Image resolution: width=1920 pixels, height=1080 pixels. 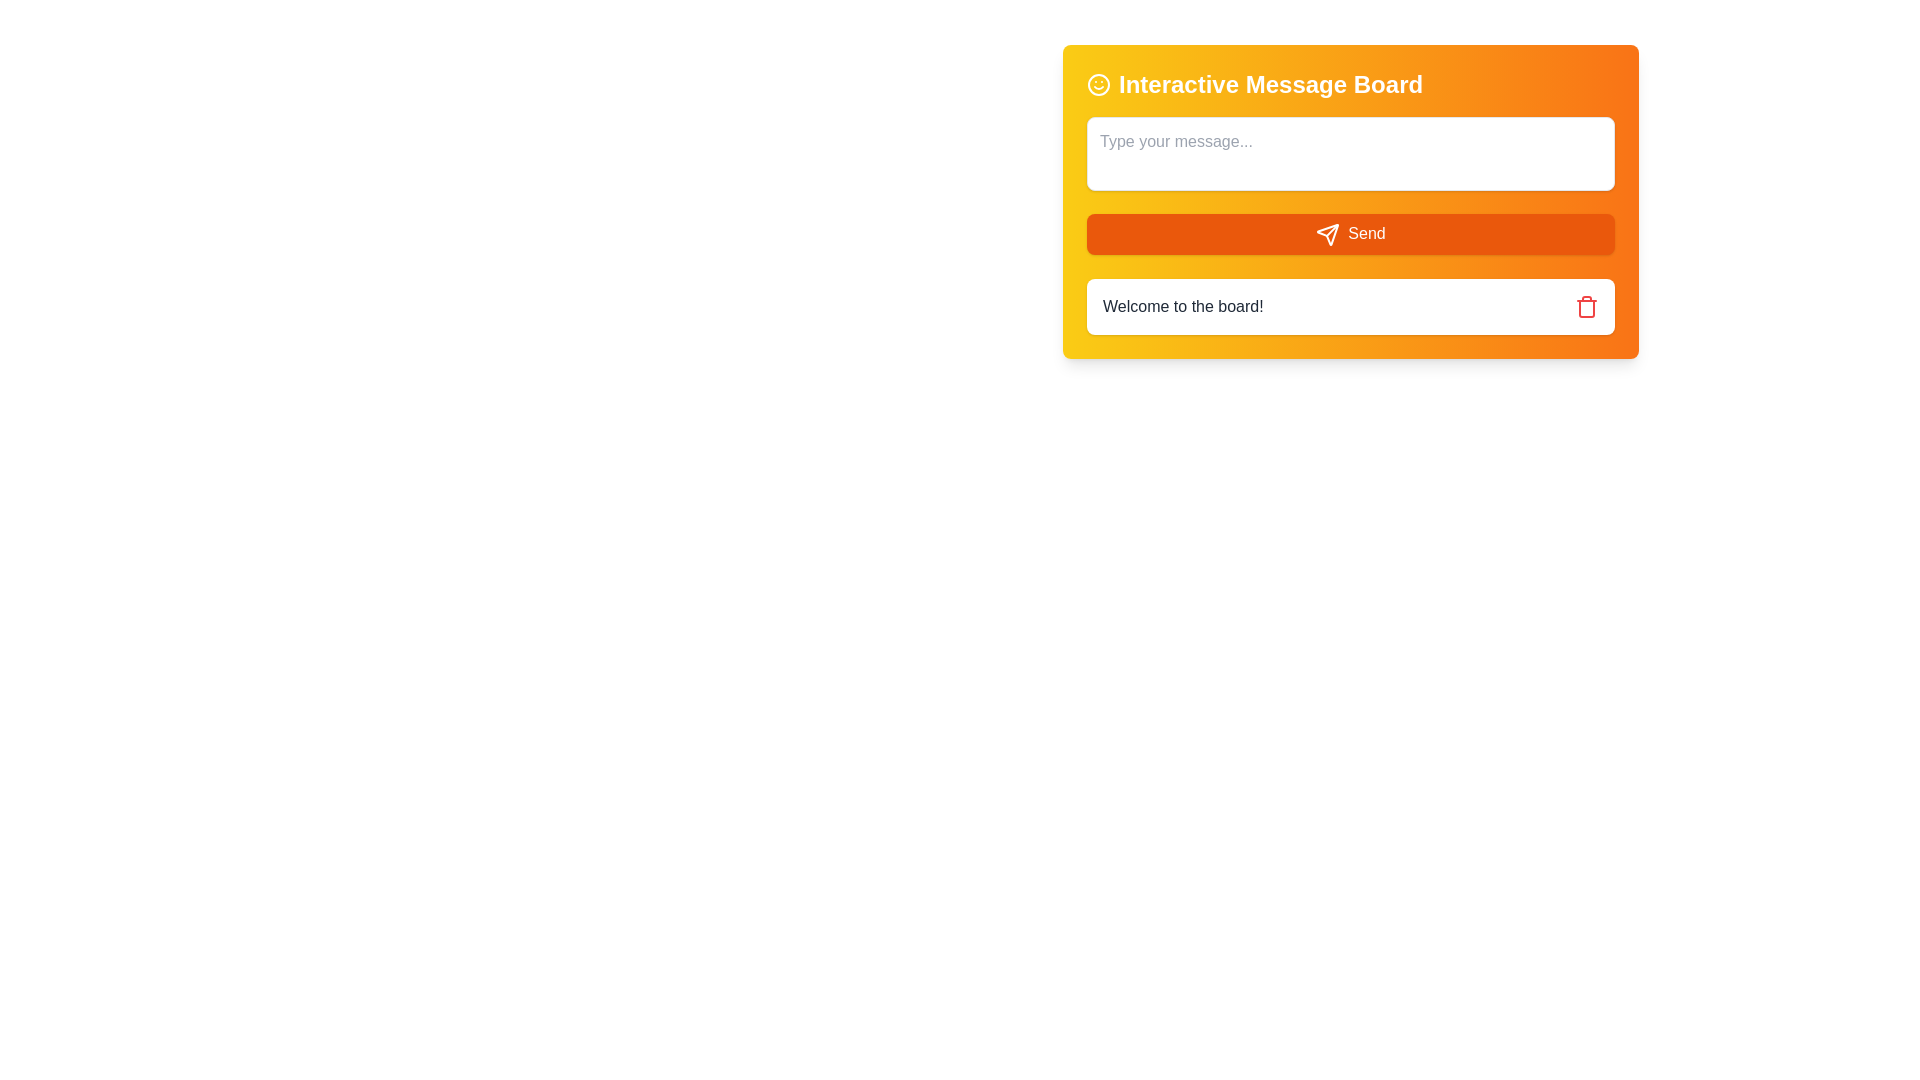 I want to click on the 'Send' button on the interactive message board, so click(x=1350, y=219).